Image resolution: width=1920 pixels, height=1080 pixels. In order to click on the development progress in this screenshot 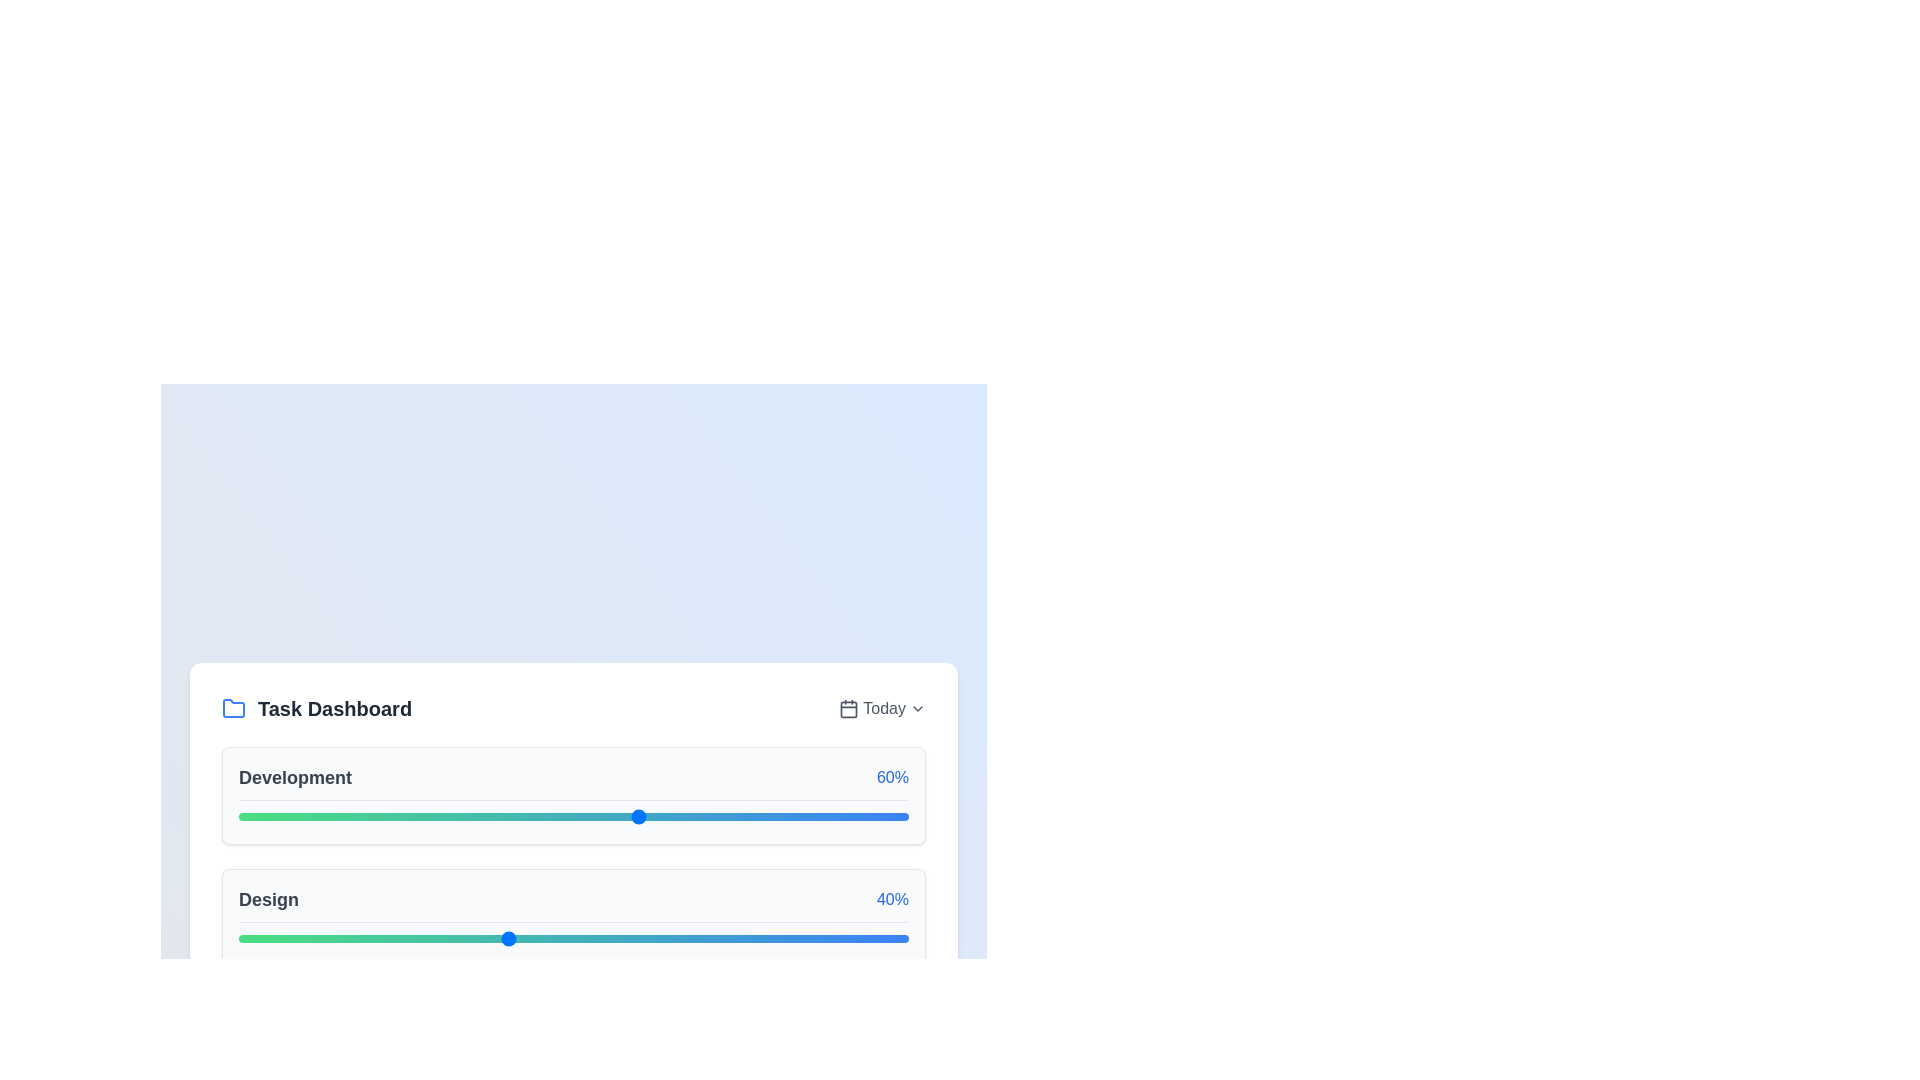, I will do `click(547, 817)`.